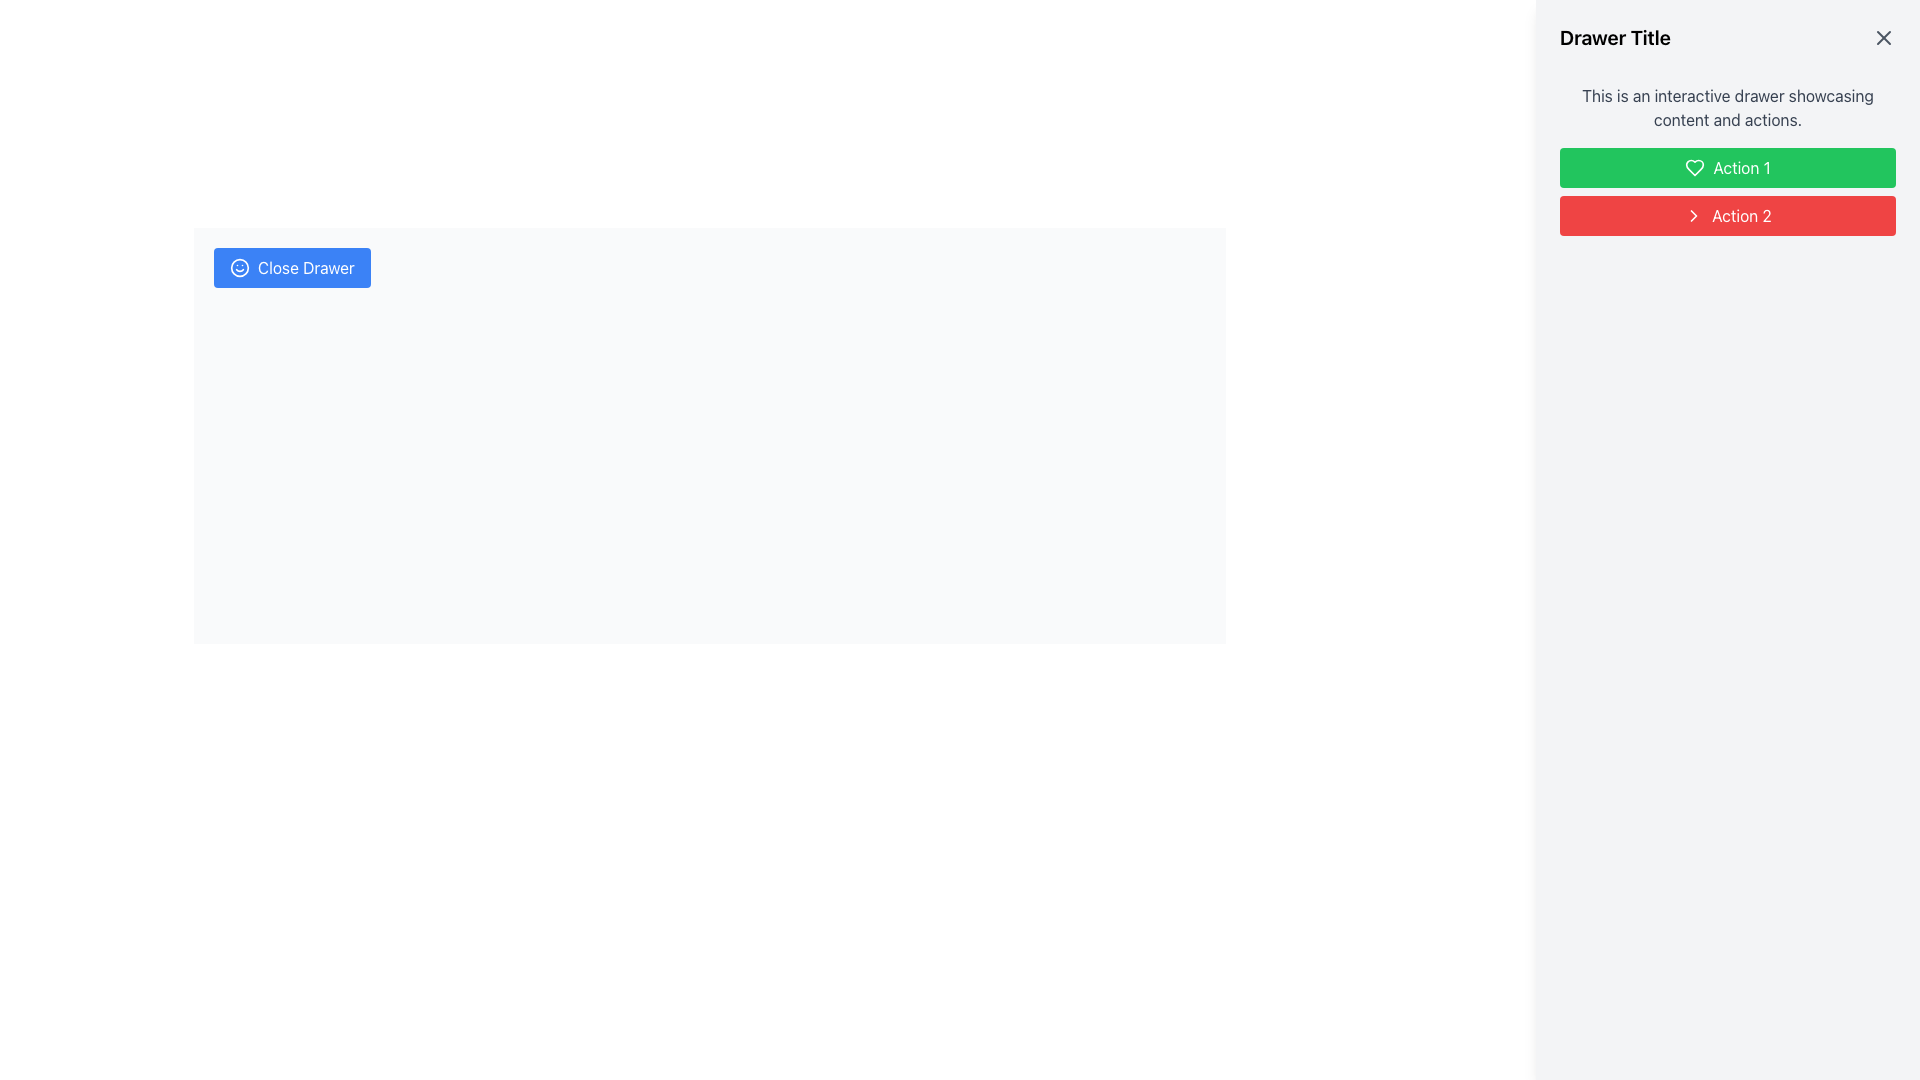 The height and width of the screenshot is (1080, 1920). Describe the element at coordinates (240, 266) in the screenshot. I see `the small circular smiley face icon located to the left of the 'Close Drawer' text within the blue button` at that location.